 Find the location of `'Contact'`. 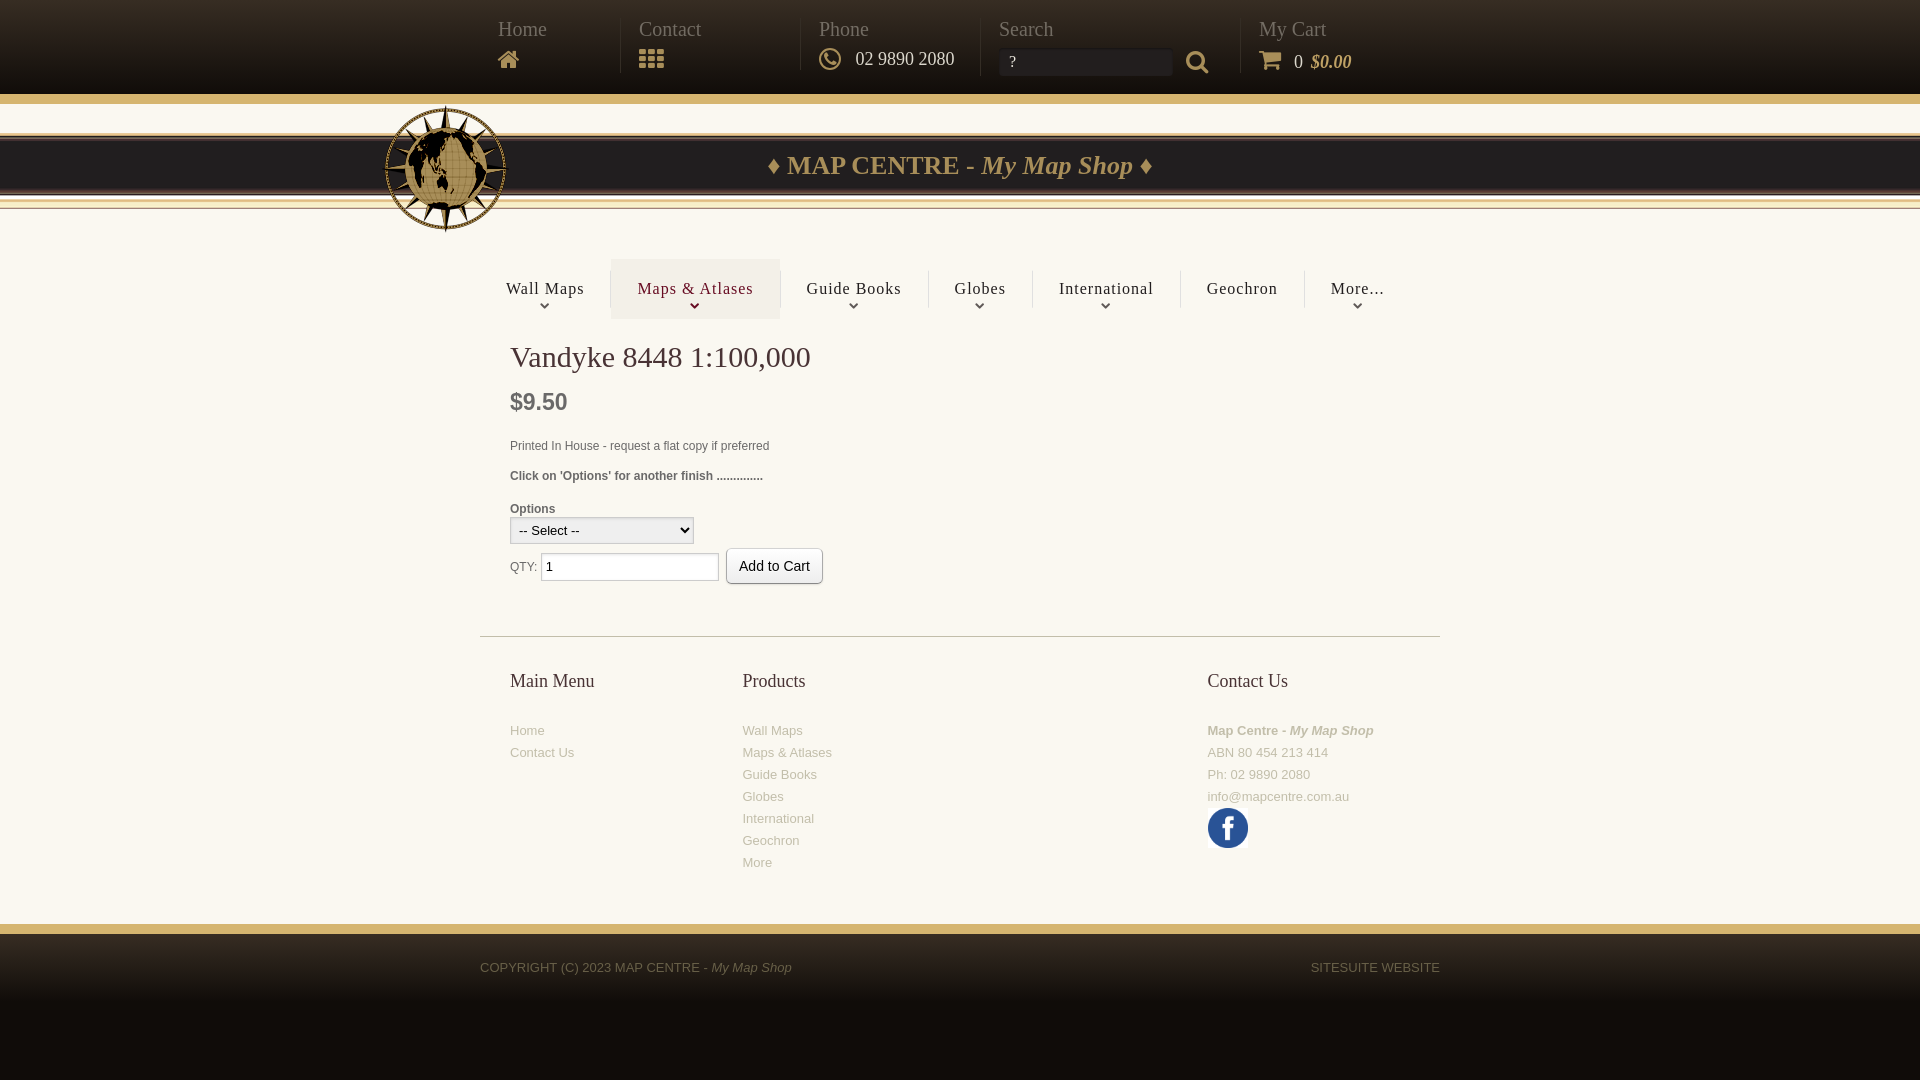

'Contact' is located at coordinates (670, 29).